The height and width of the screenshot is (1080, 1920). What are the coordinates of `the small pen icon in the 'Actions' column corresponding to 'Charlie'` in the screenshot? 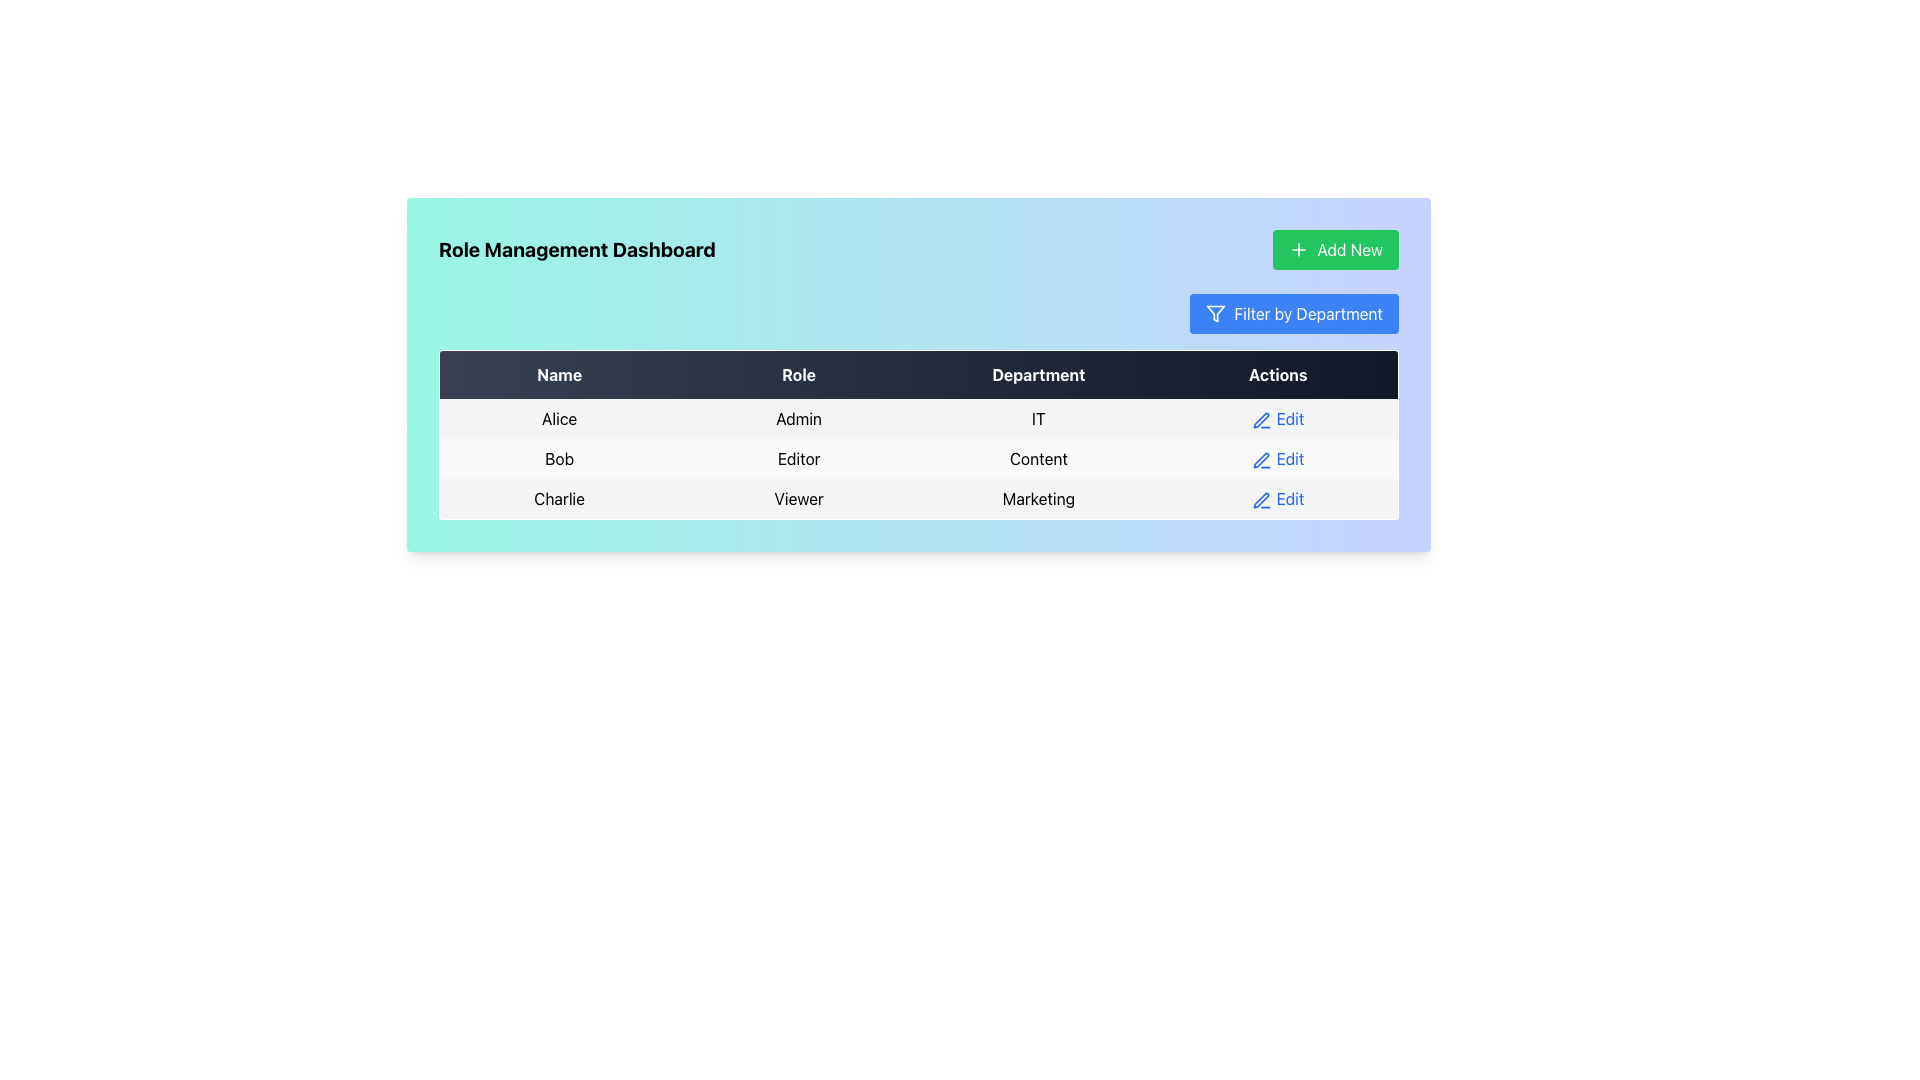 It's located at (1261, 499).